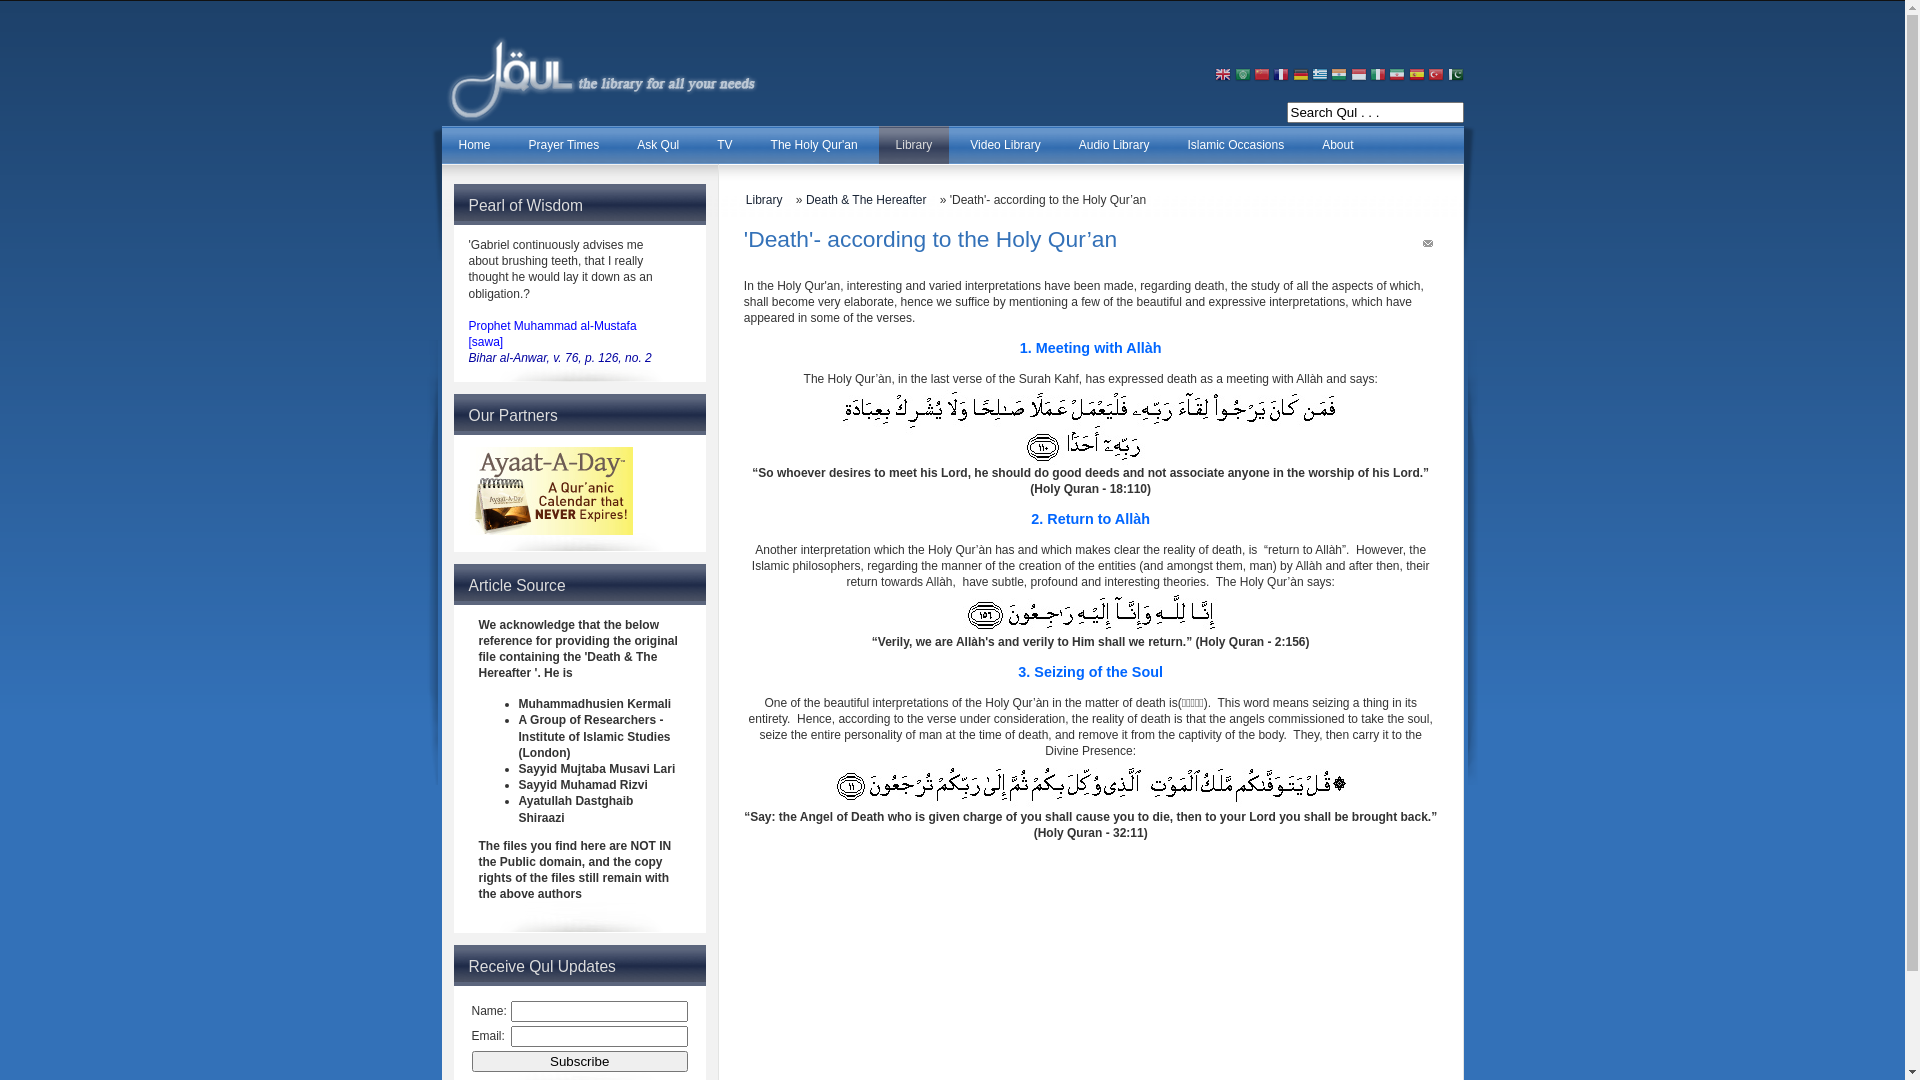 This screenshot has width=1920, height=1080. What do you see at coordinates (1005, 144) in the screenshot?
I see `'Video Library'` at bounding box center [1005, 144].